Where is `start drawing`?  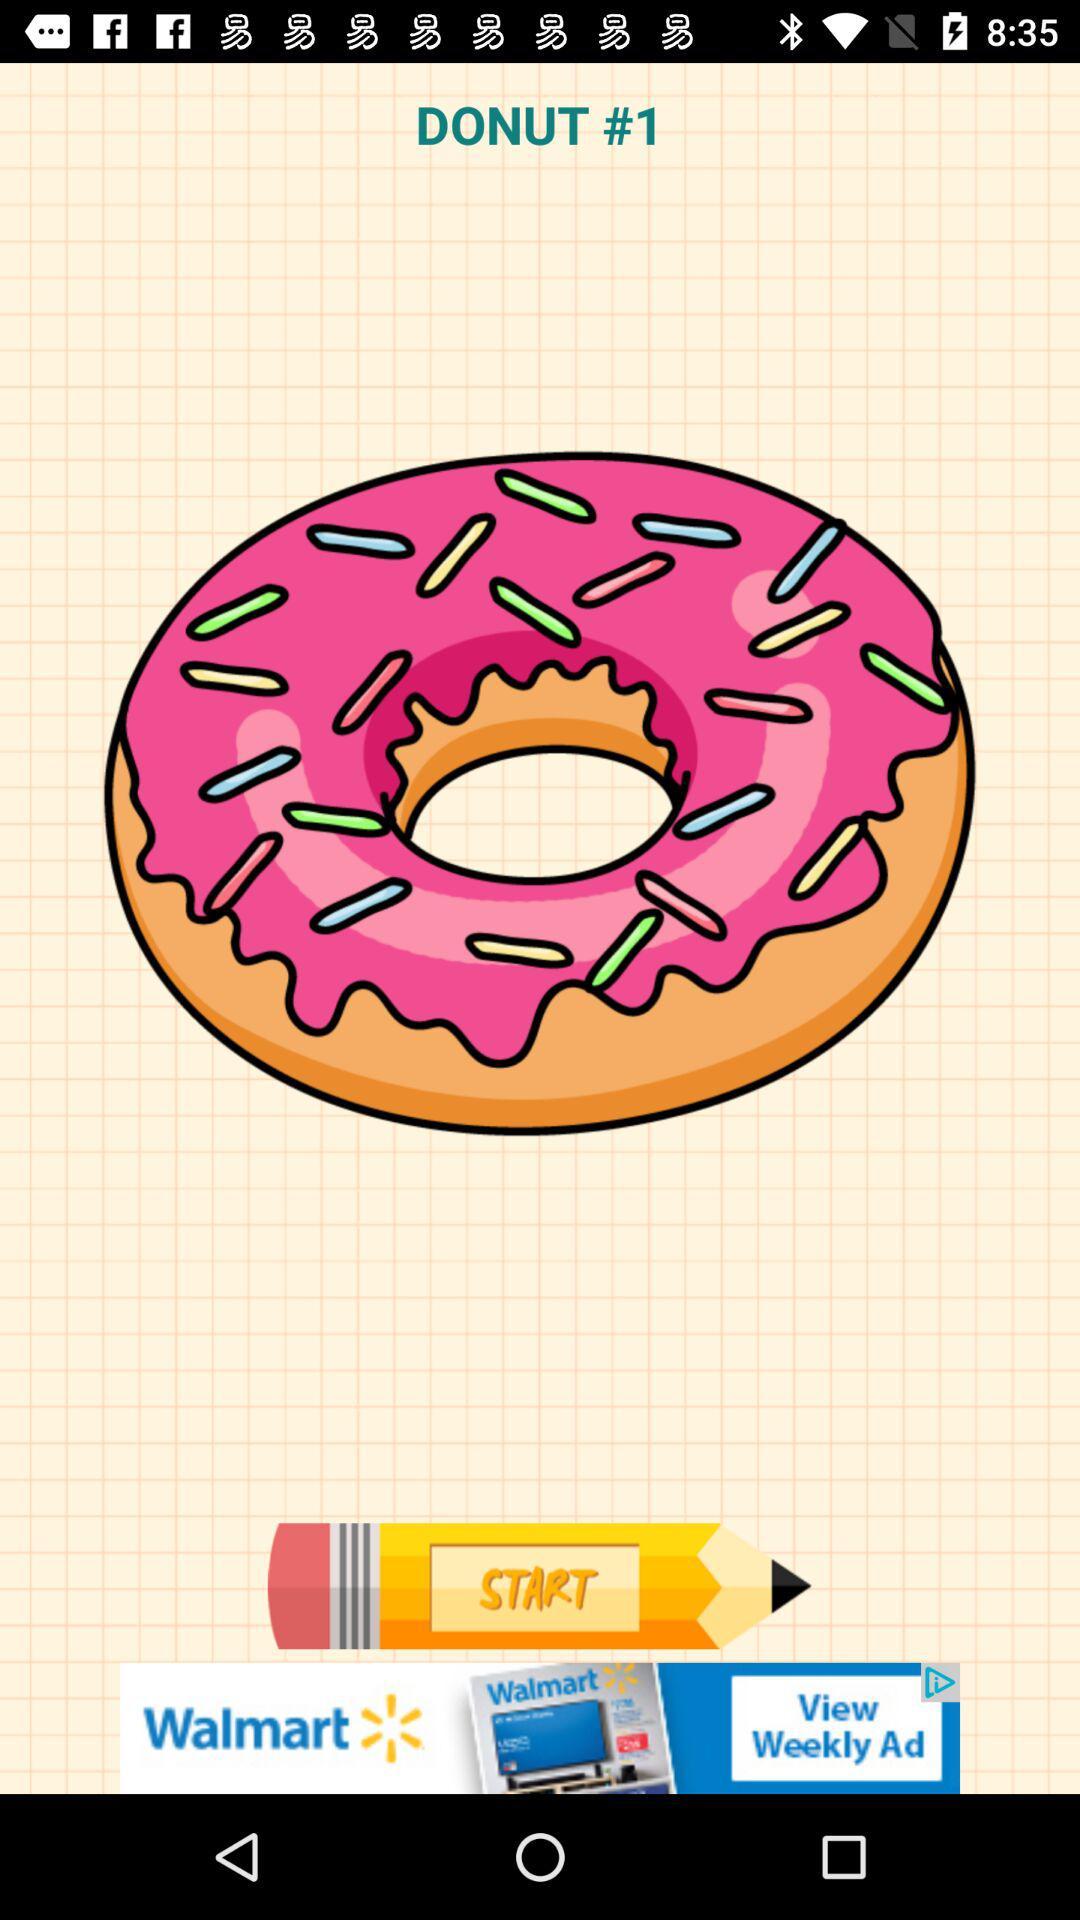
start drawing is located at coordinates (538, 1585).